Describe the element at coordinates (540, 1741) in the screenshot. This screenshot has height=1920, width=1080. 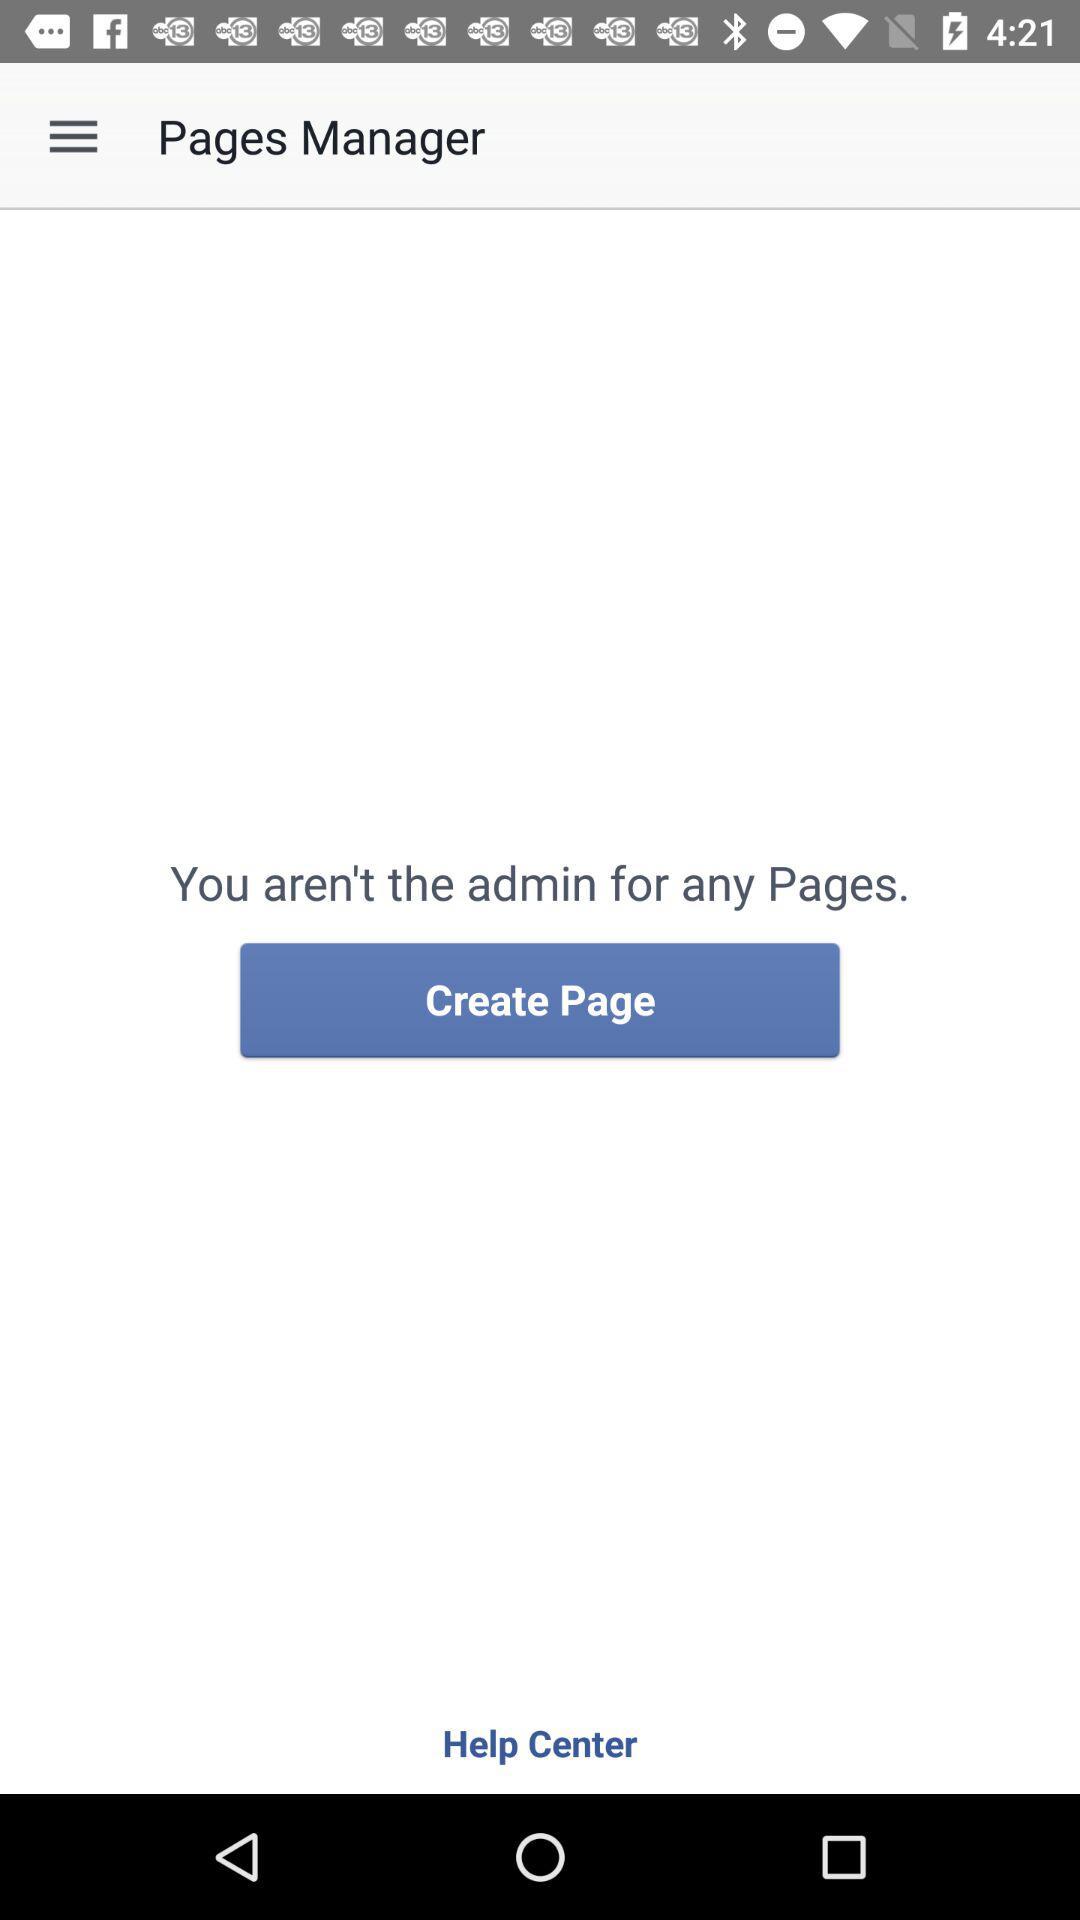
I see `help center item` at that location.